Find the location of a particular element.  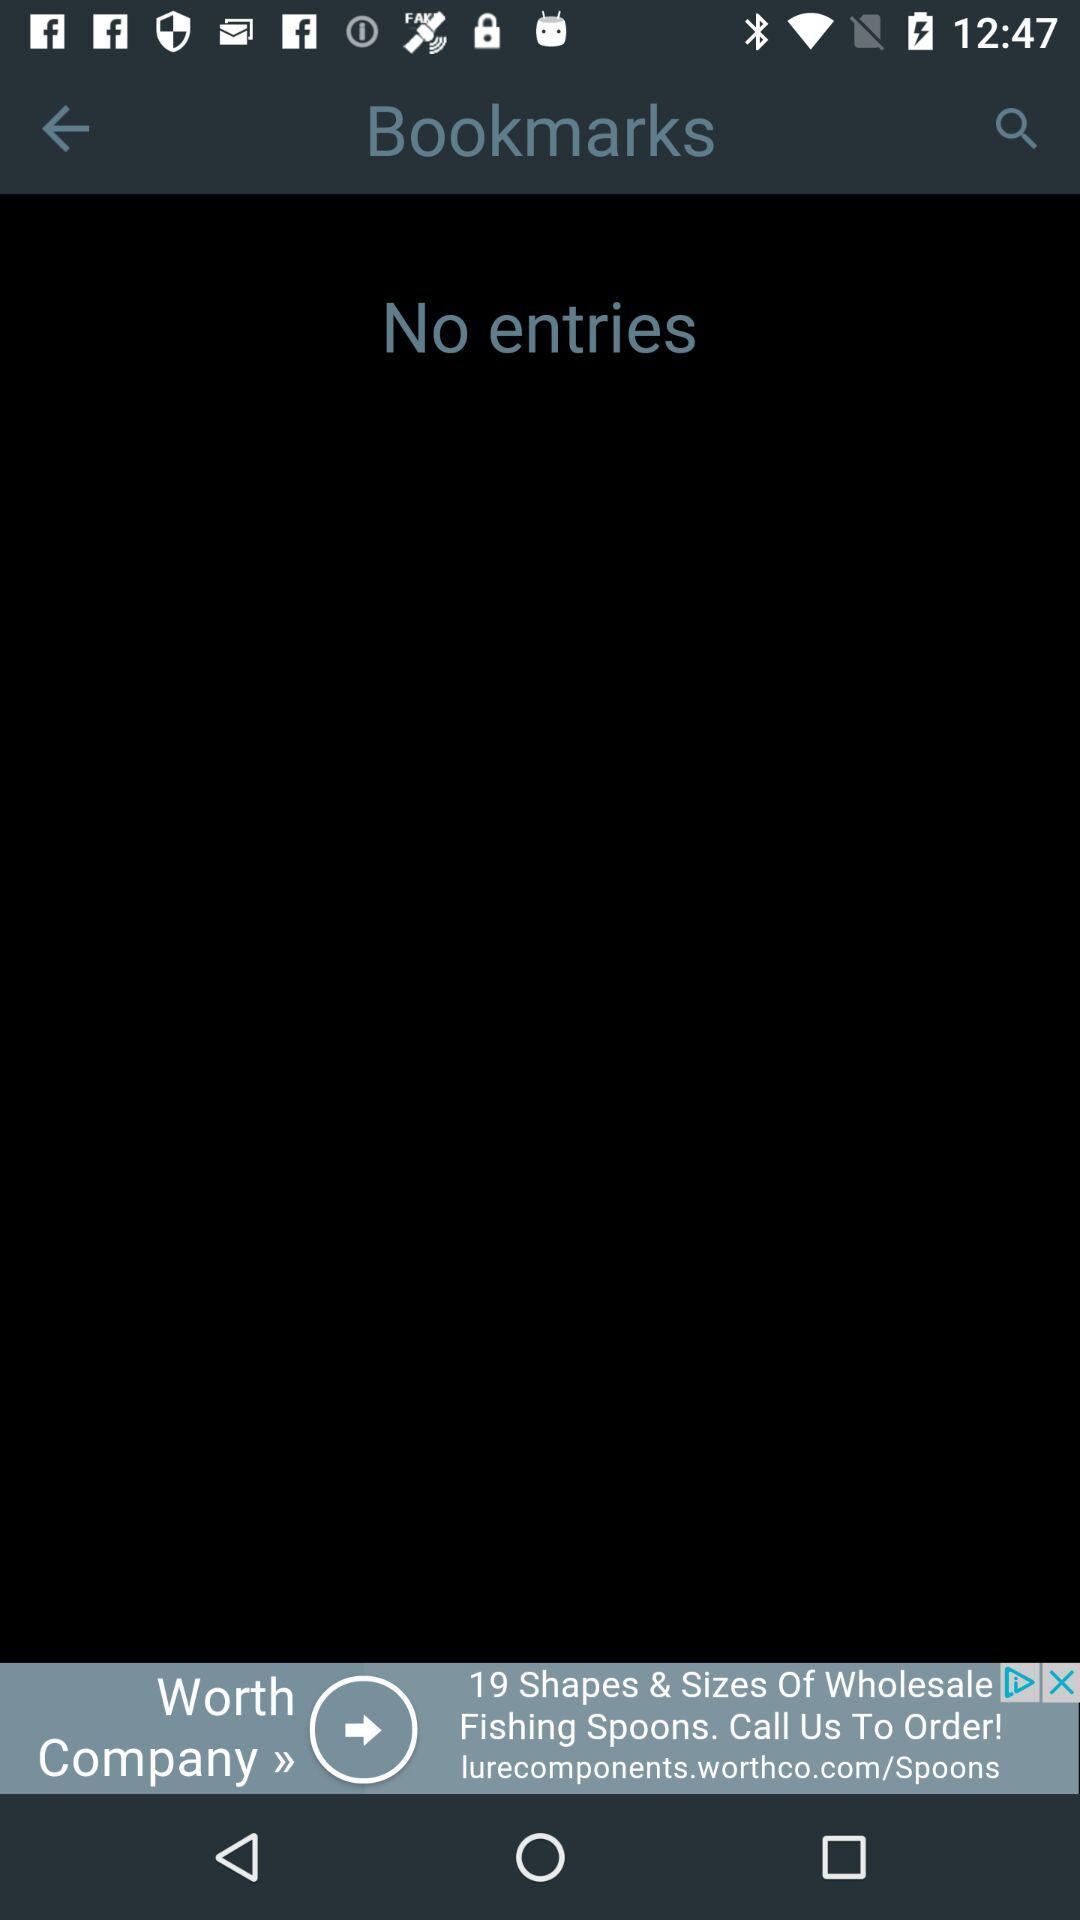

the search icon is located at coordinates (1015, 127).